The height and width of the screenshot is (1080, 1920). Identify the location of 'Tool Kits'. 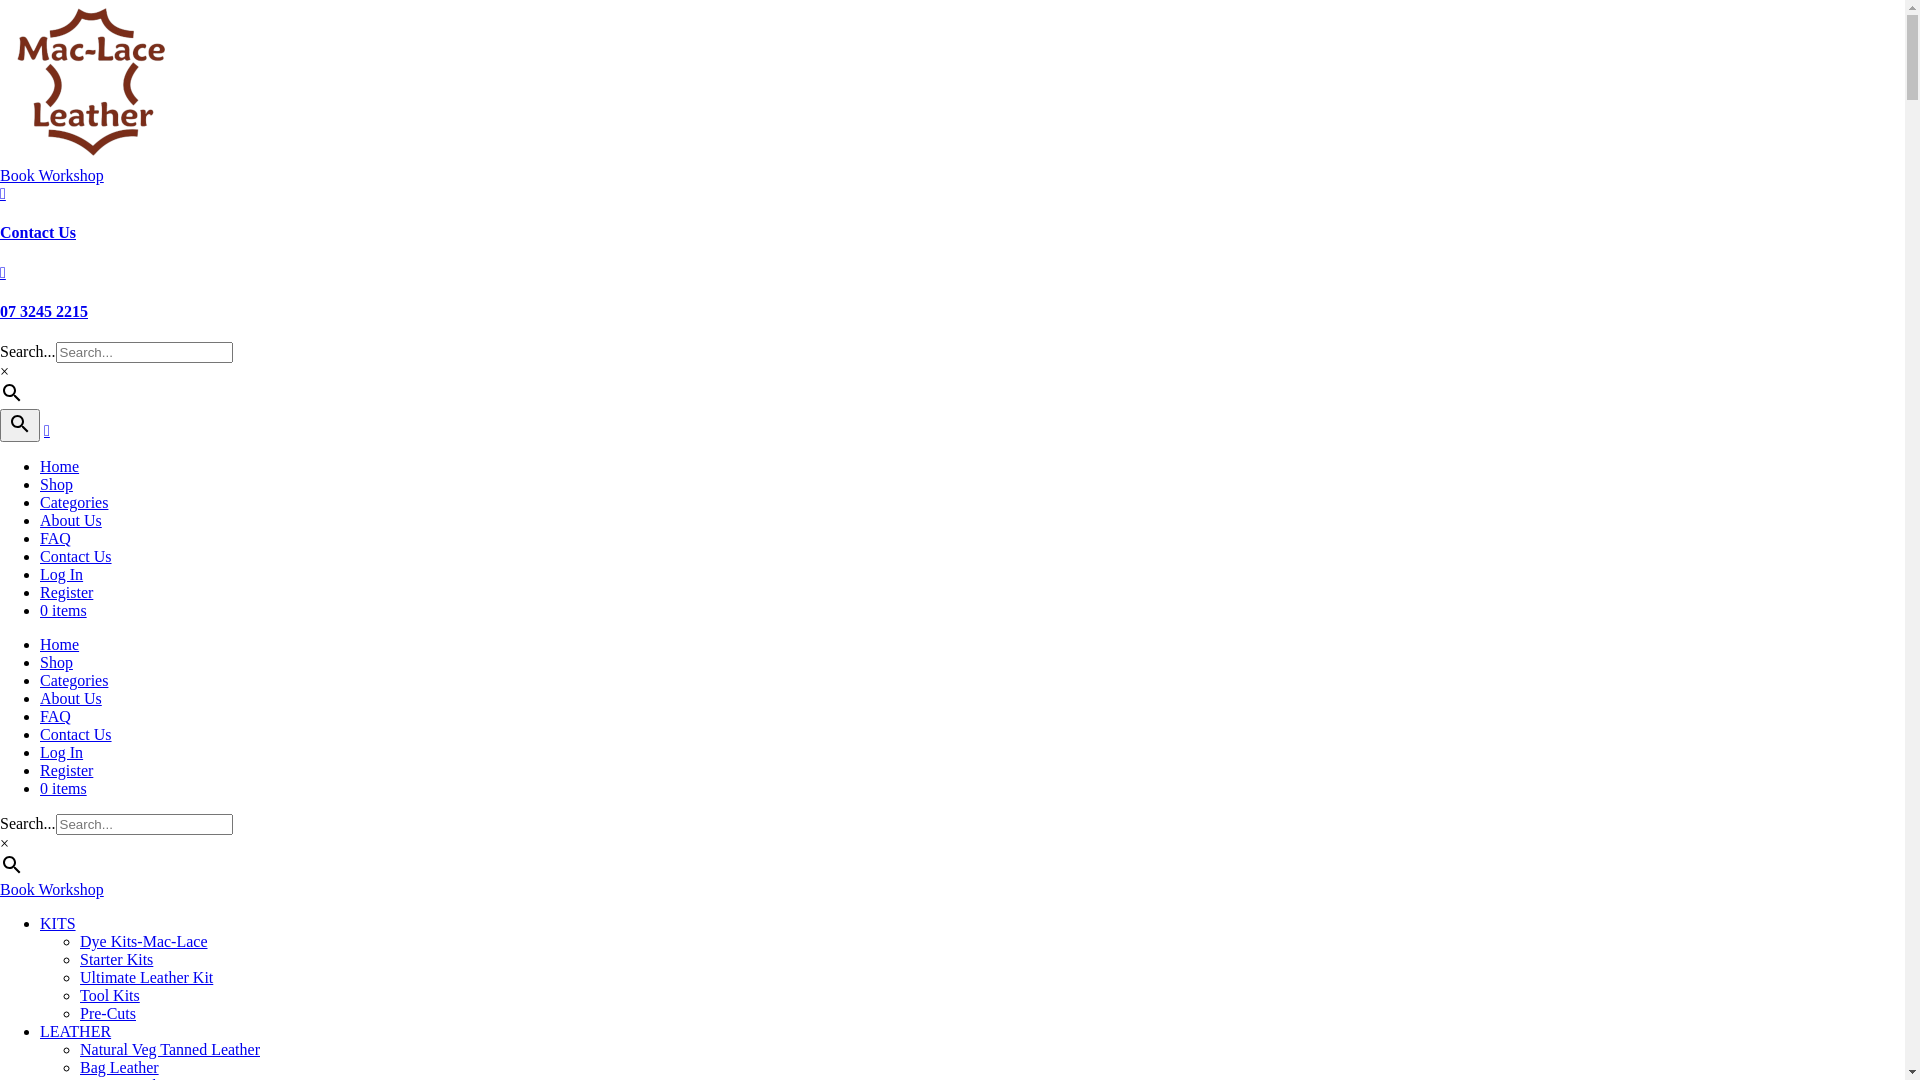
(80, 995).